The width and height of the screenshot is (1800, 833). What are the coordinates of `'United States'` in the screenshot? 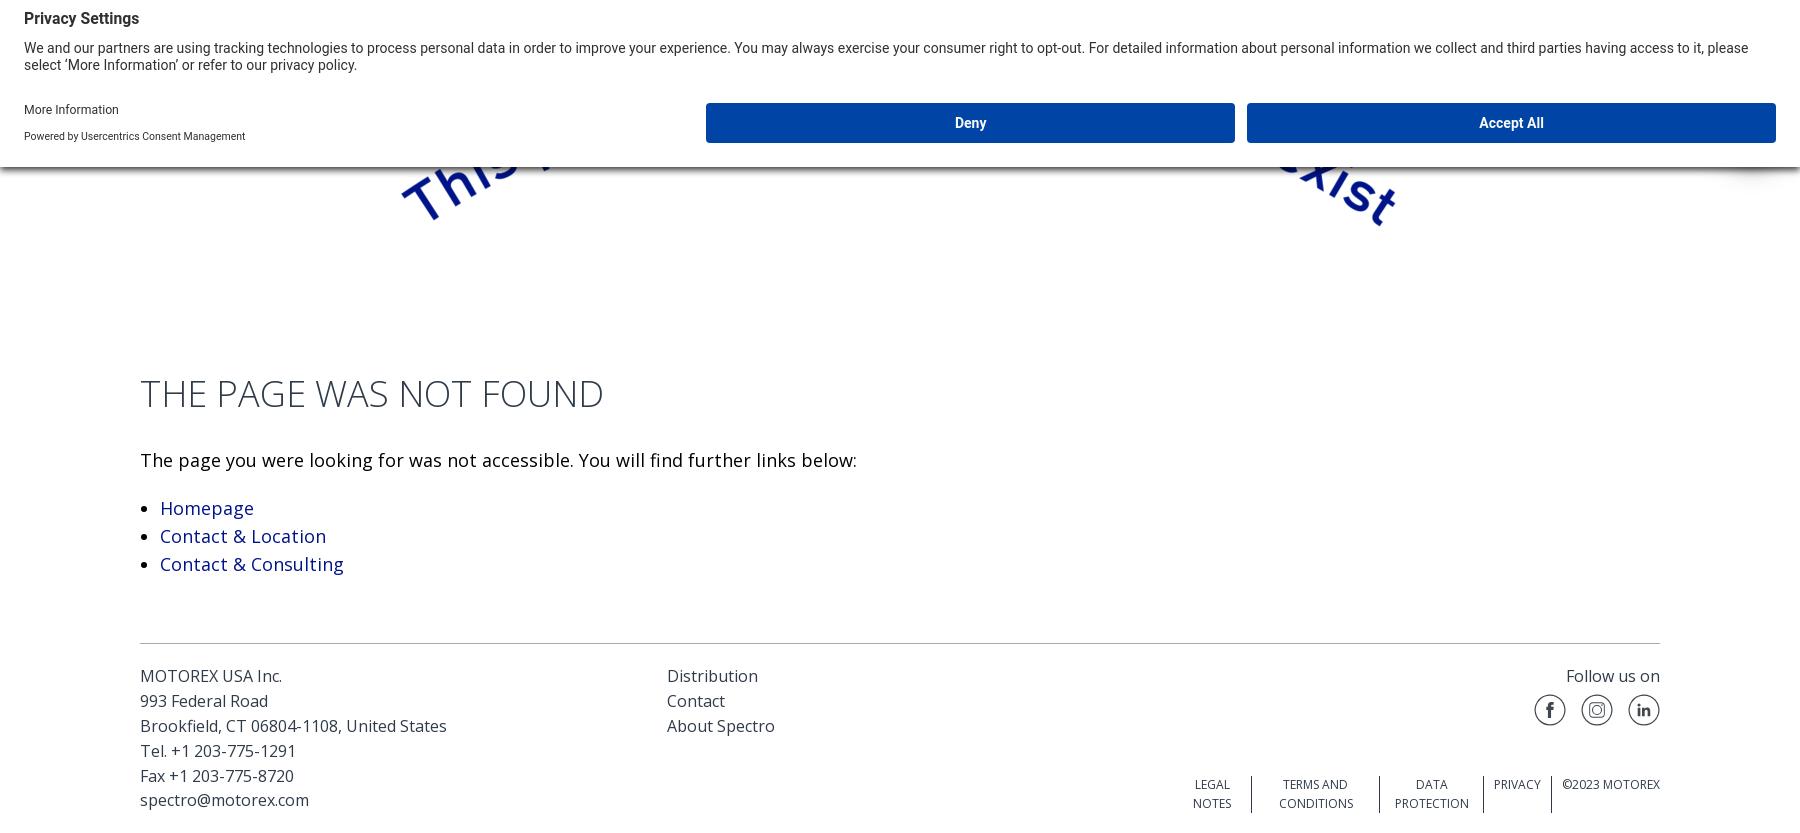 It's located at (396, 724).